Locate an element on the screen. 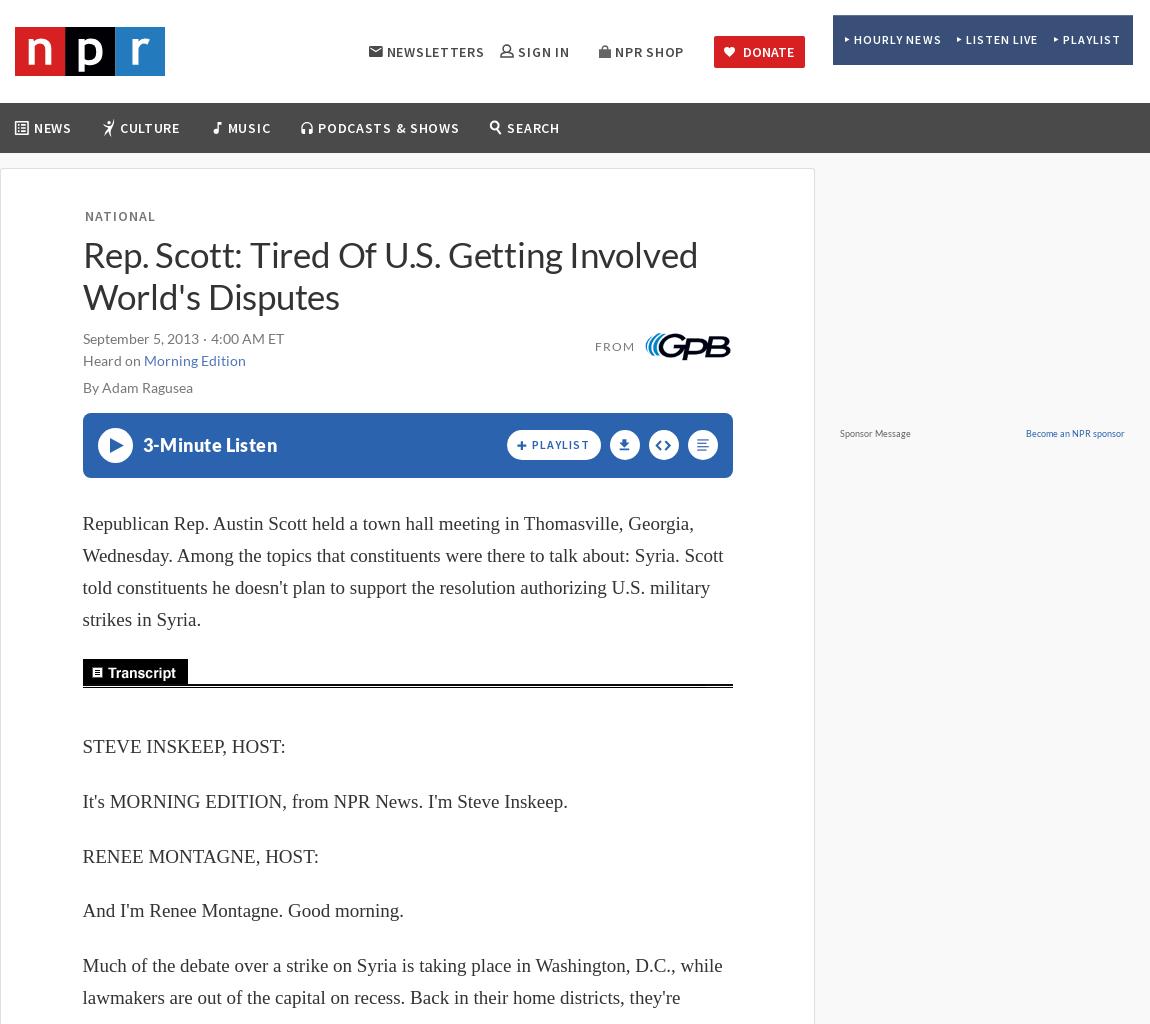 The height and width of the screenshot is (1024, 1150). '4:00 AM ET' is located at coordinates (208, 337).